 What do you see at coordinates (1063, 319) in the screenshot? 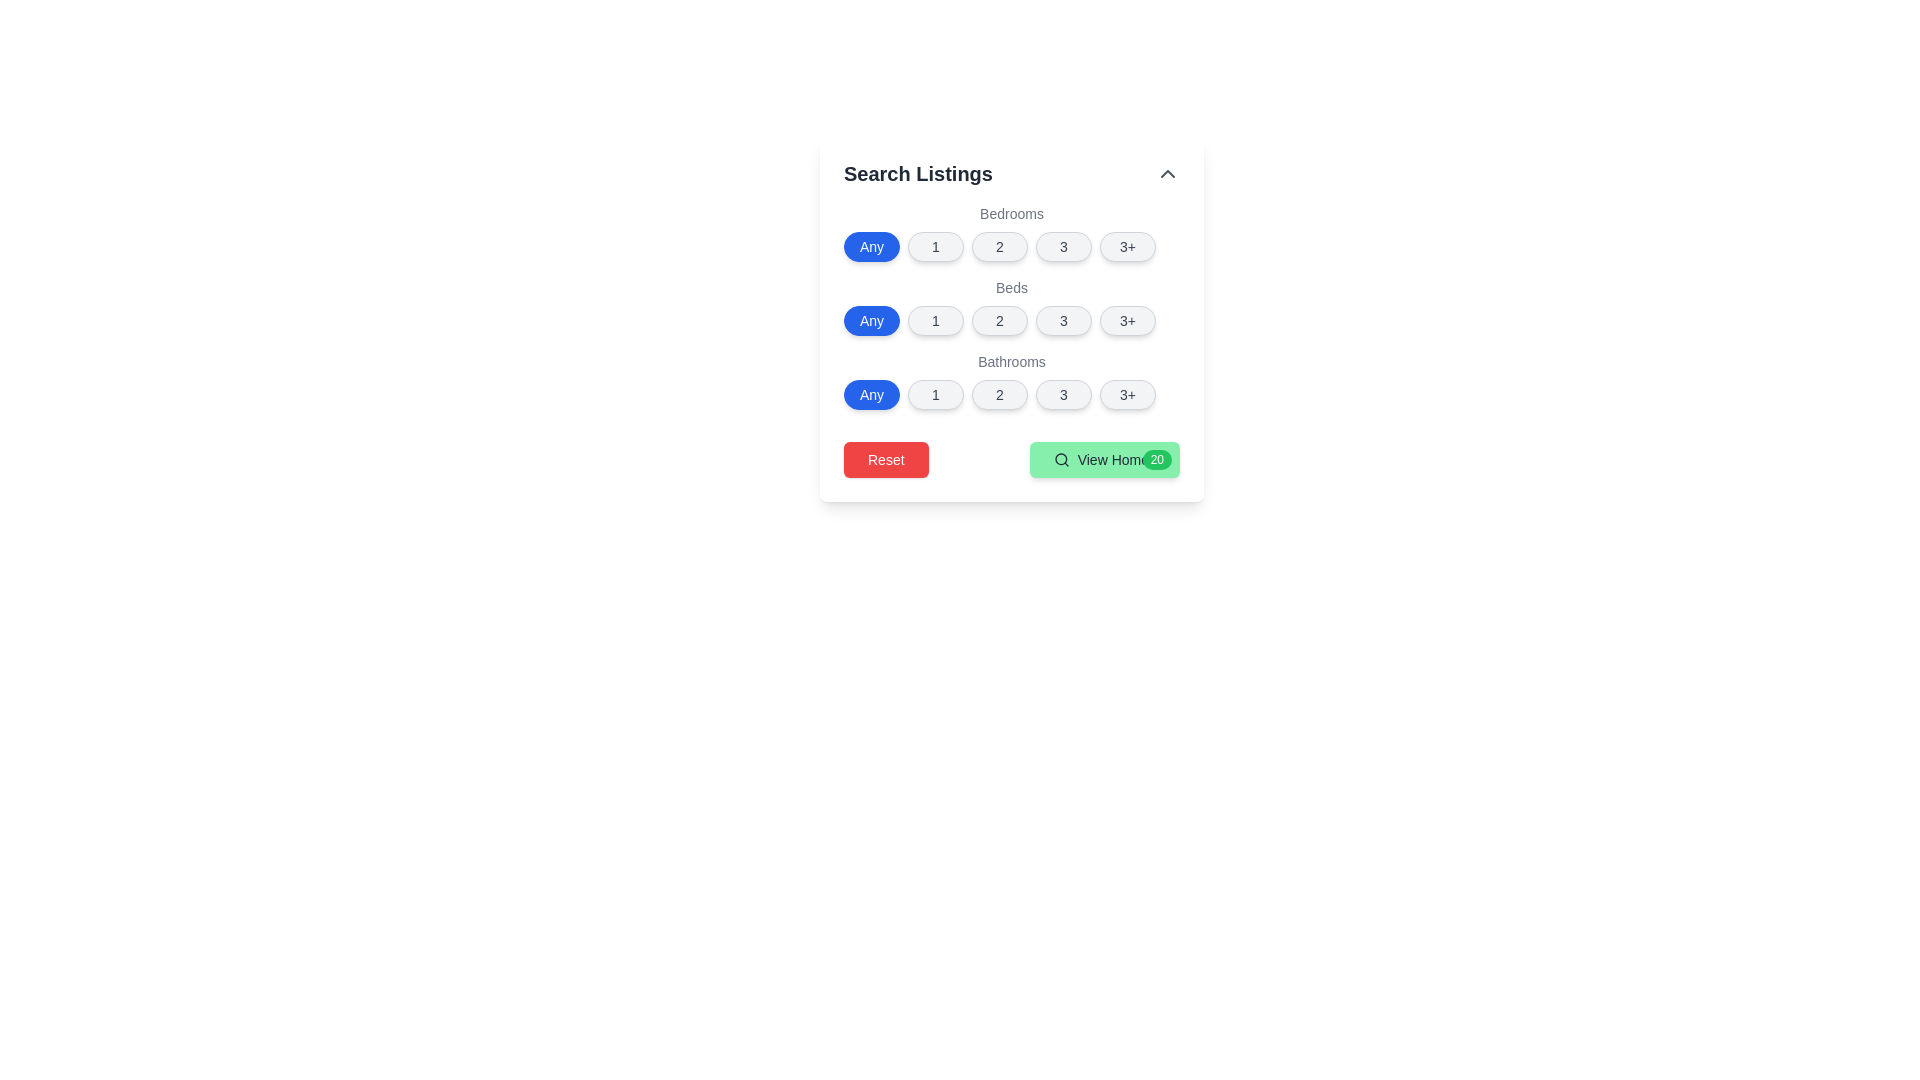
I see `the rounded rectangular button labeled '3' located in the 'Beds' section` at bounding box center [1063, 319].